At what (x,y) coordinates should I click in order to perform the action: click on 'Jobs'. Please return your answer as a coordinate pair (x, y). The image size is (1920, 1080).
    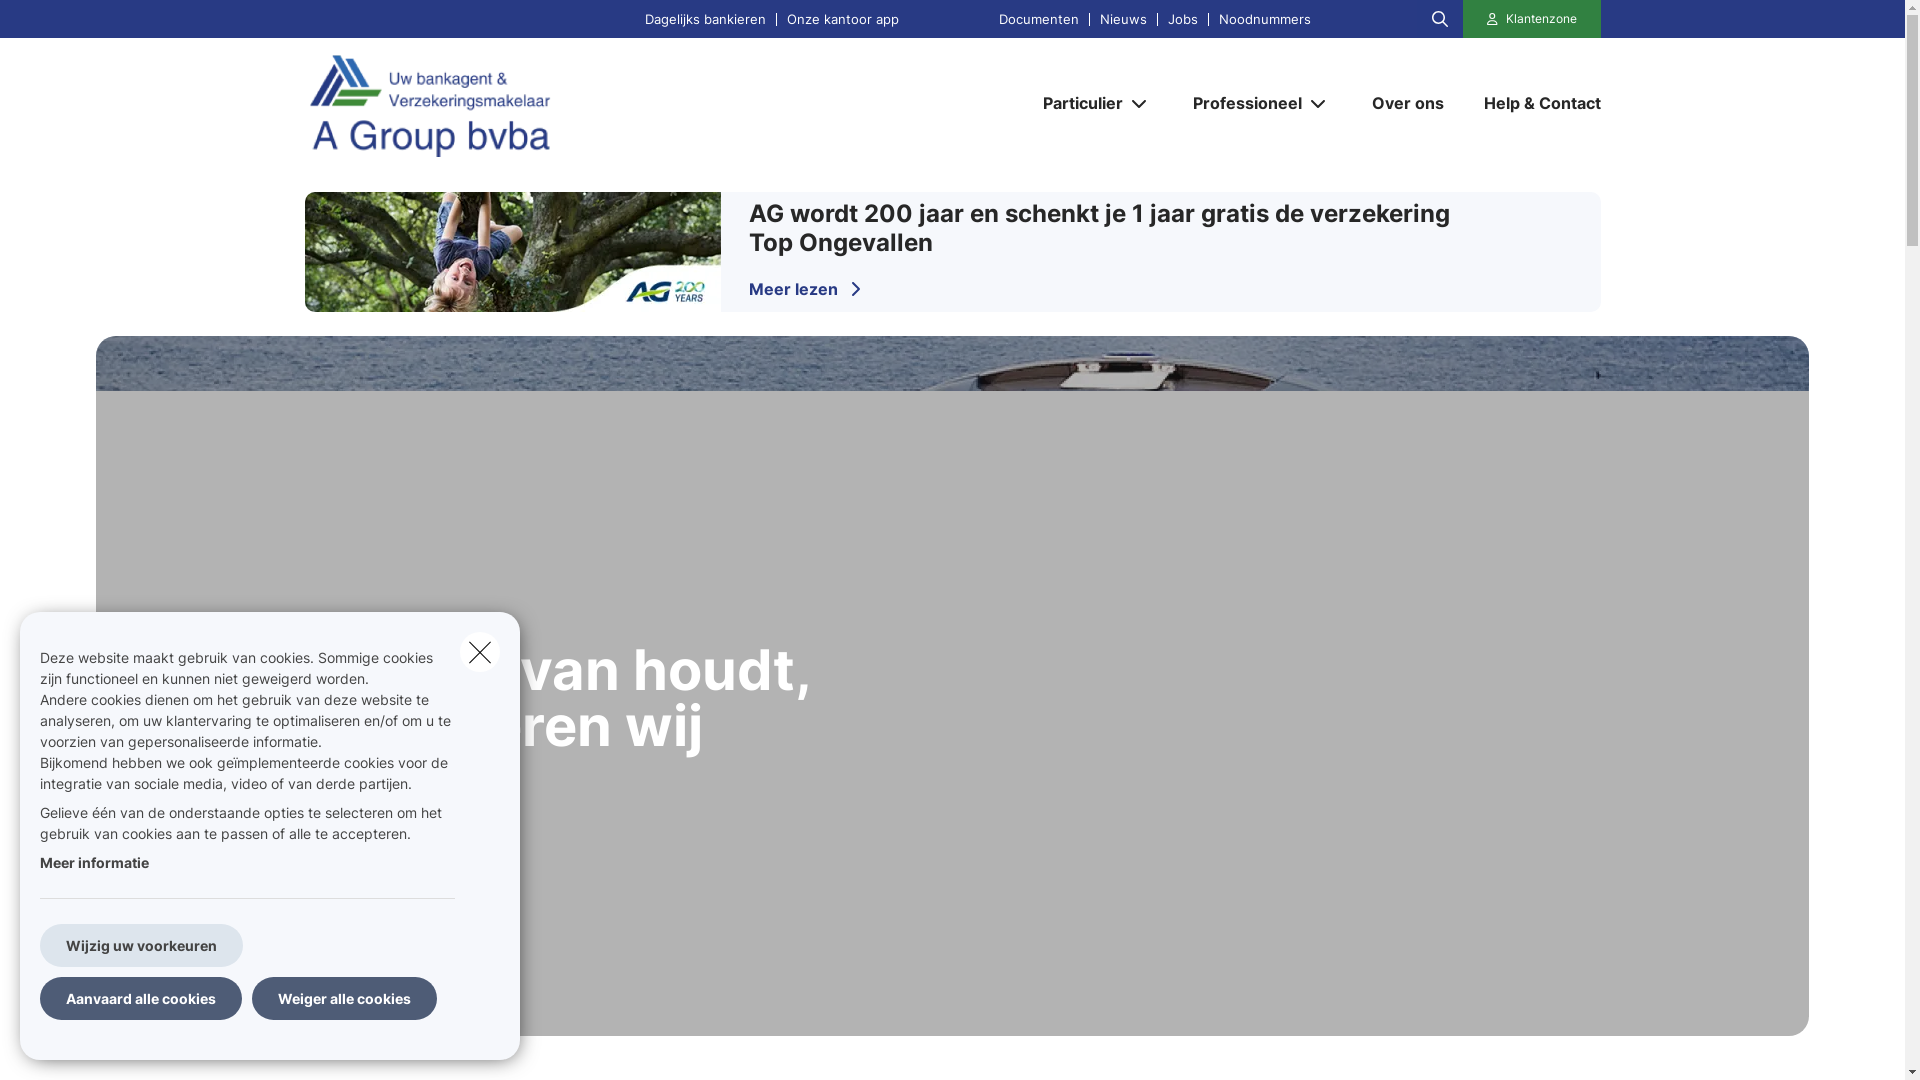
    Looking at the image, I should click on (1182, 18).